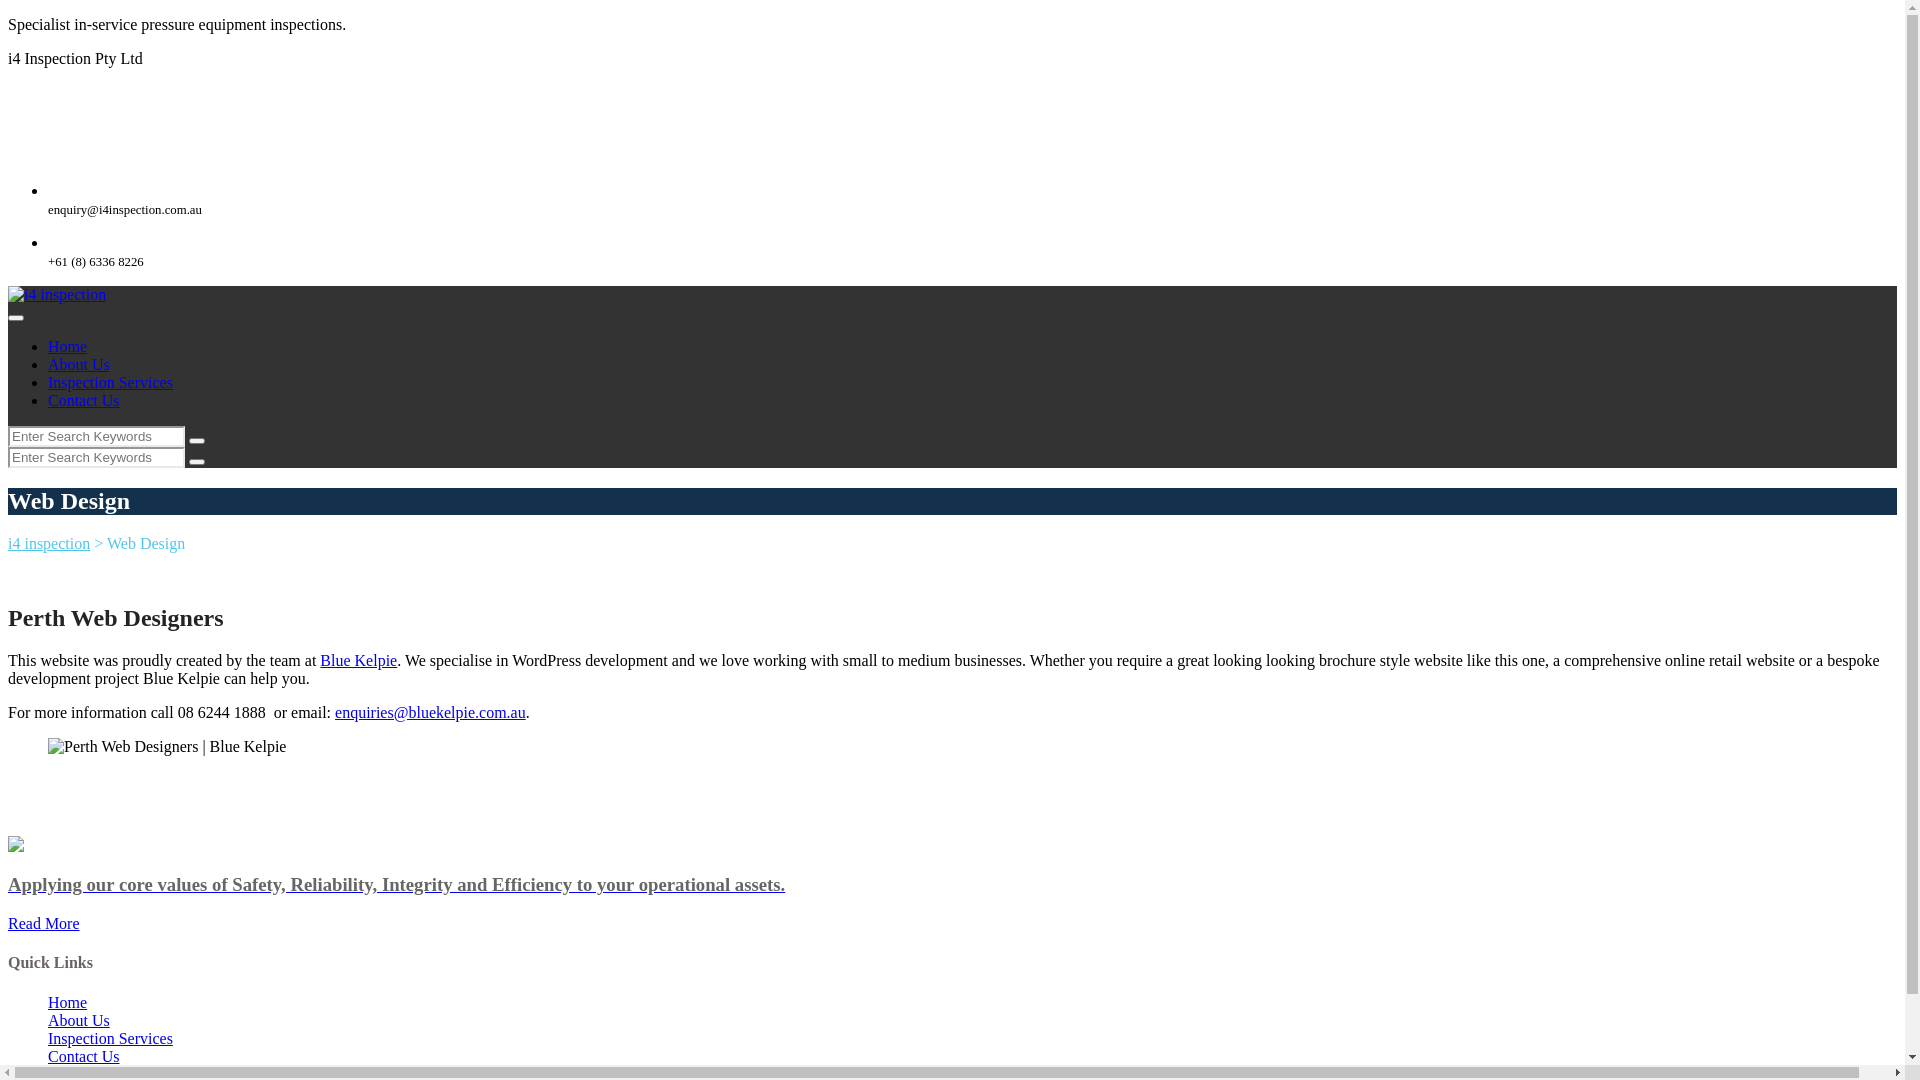 Image resolution: width=1920 pixels, height=1080 pixels. What do you see at coordinates (48, 1002) in the screenshot?
I see `'Home'` at bounding box center [48, 1002].